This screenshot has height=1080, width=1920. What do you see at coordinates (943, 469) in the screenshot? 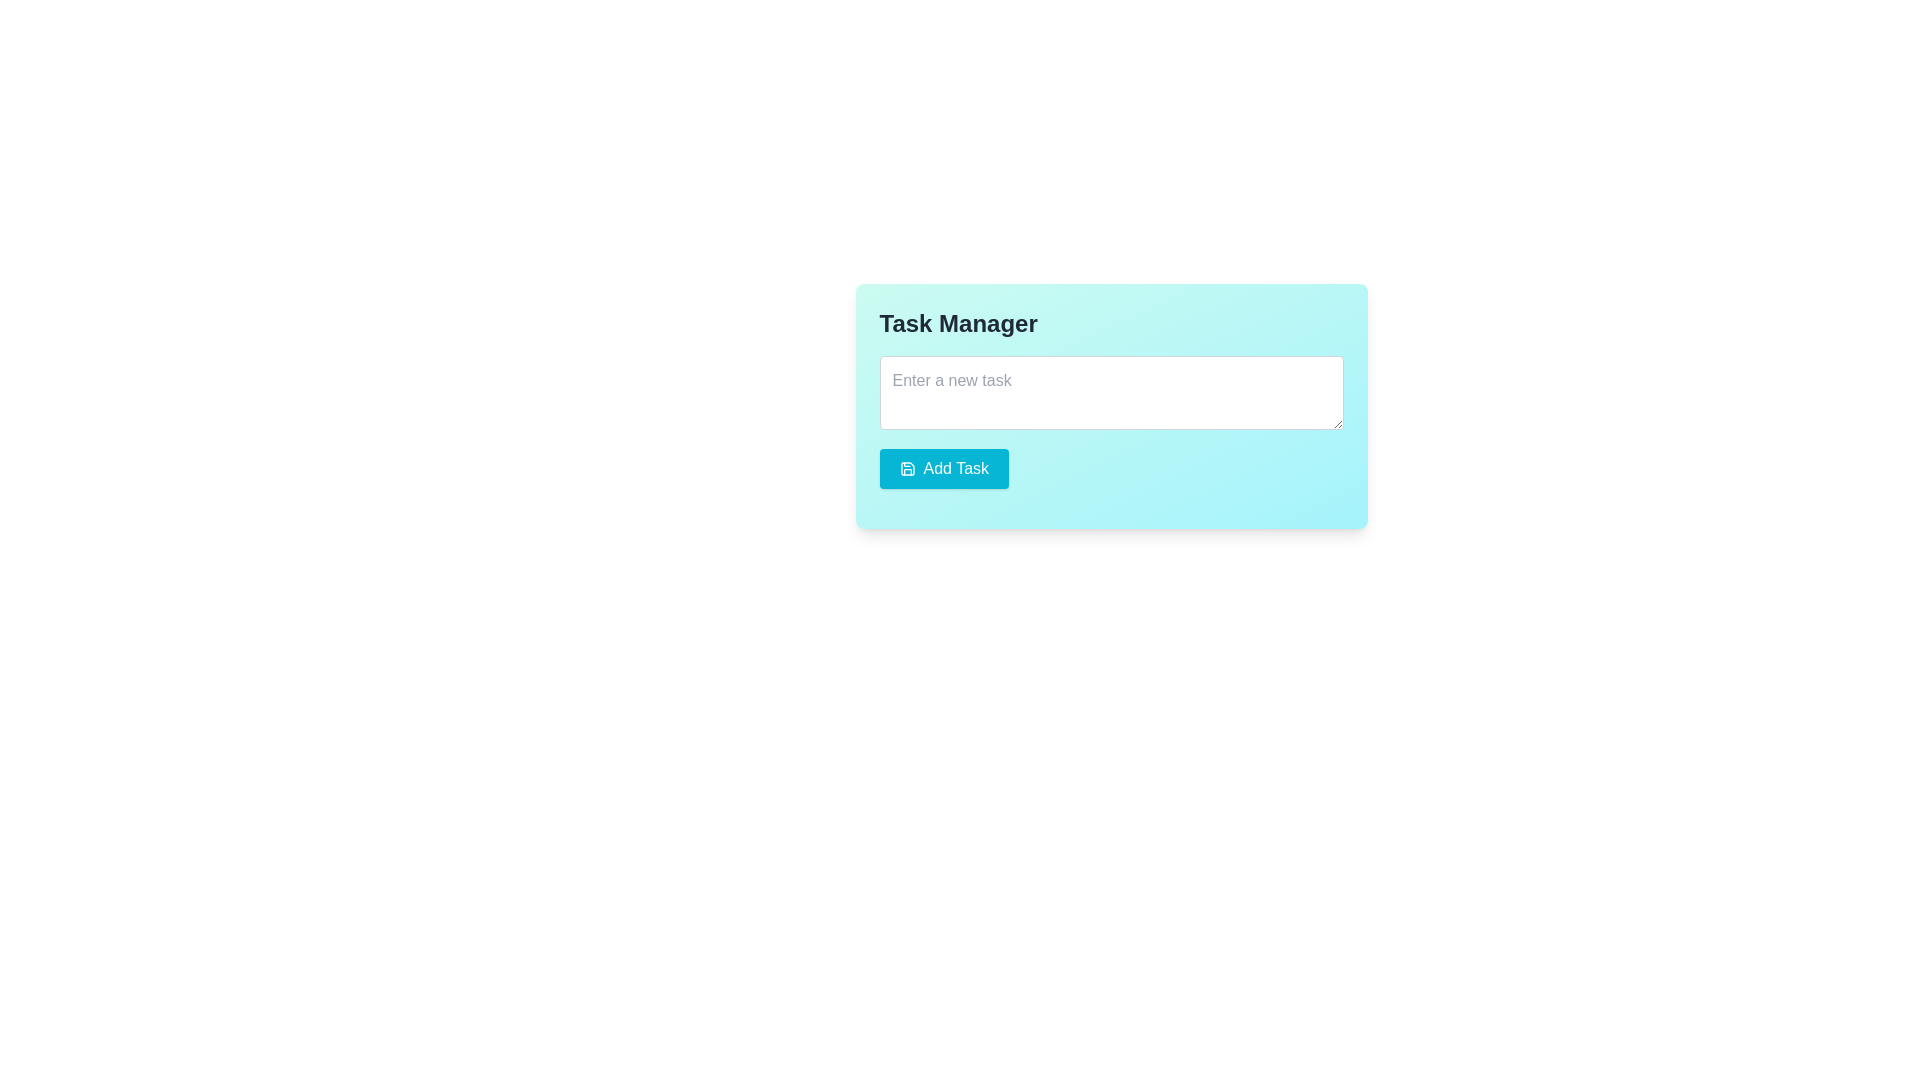
I see `the 'Add Task' button with a cyan background and white text located in the lower-left section of the 'Task Manager' card layout for visual feedback effect` at bounding box center [943, 469].